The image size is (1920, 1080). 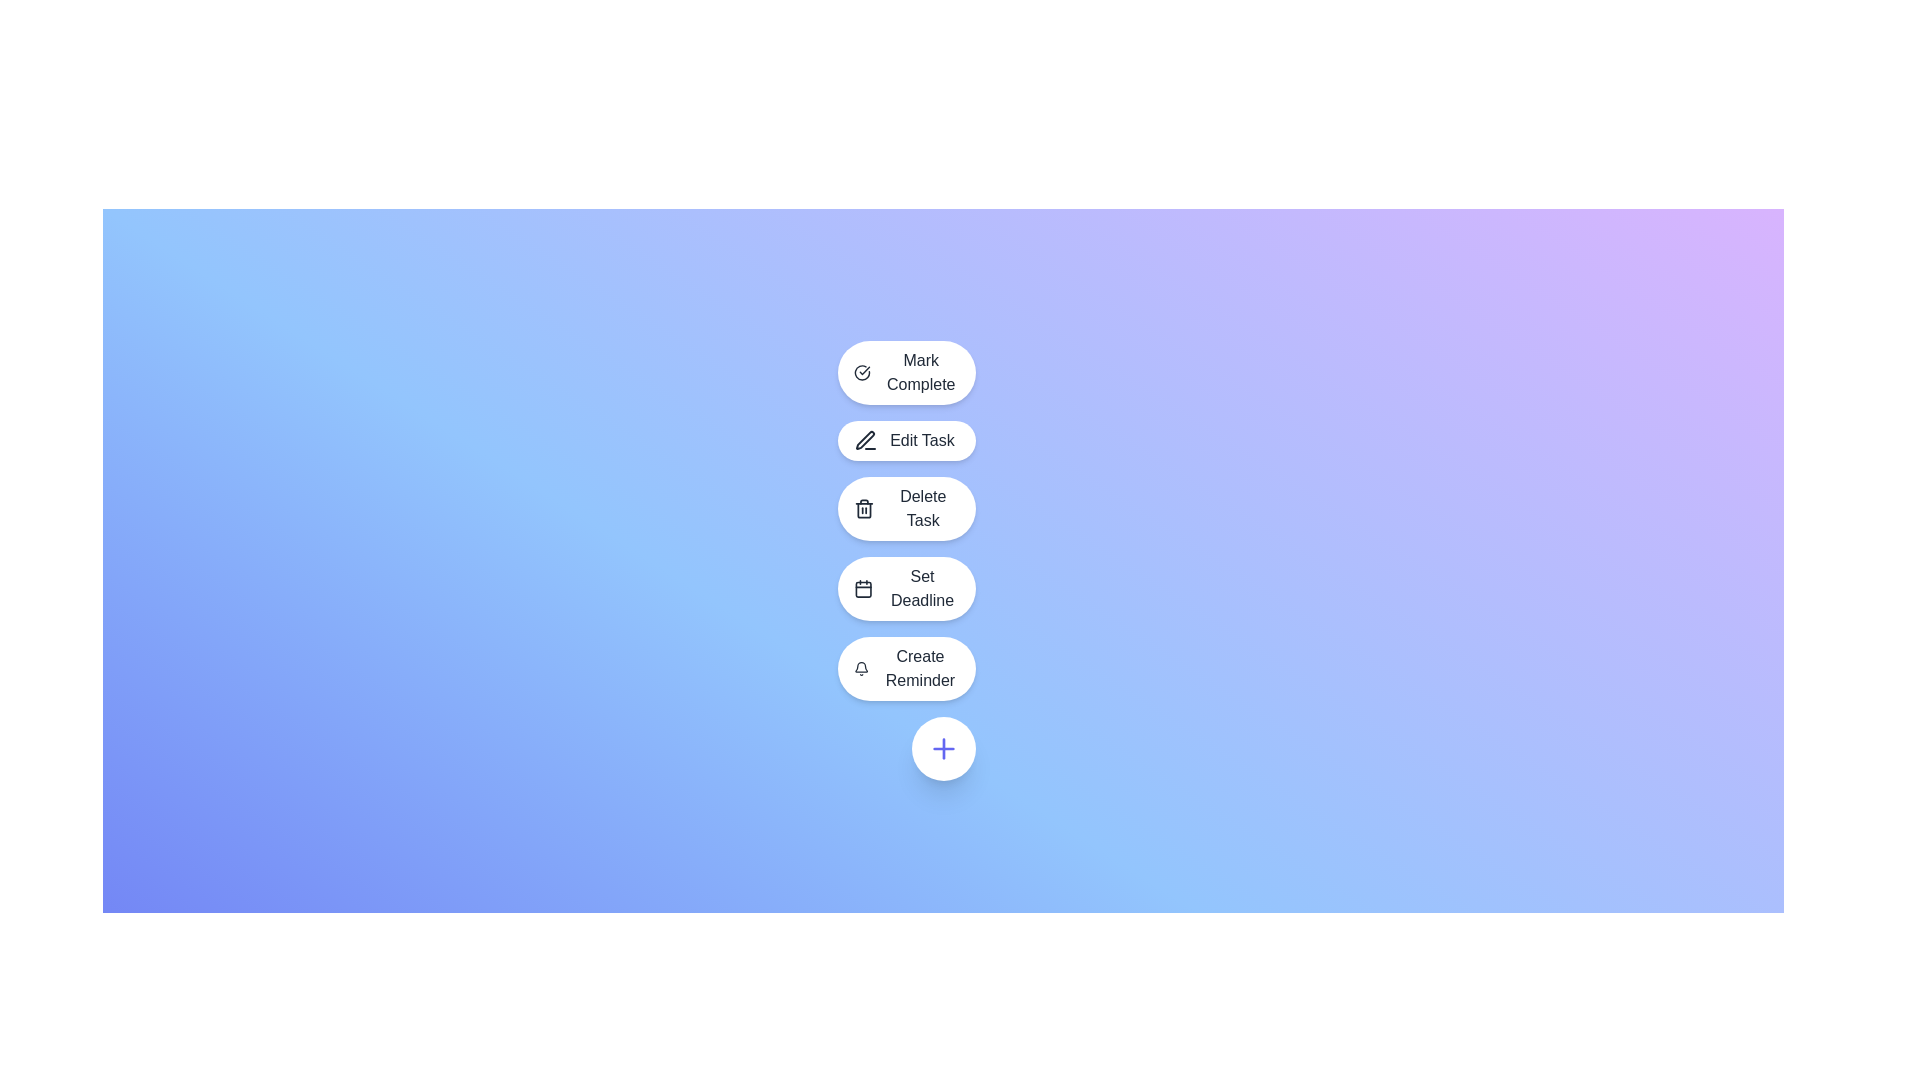 What do you see at coordinates (861, 667) in the screenshot?
I see `the notification settings icon located to the right of the last item in a vertical stack of buttons` at bounding box center [861, 667].